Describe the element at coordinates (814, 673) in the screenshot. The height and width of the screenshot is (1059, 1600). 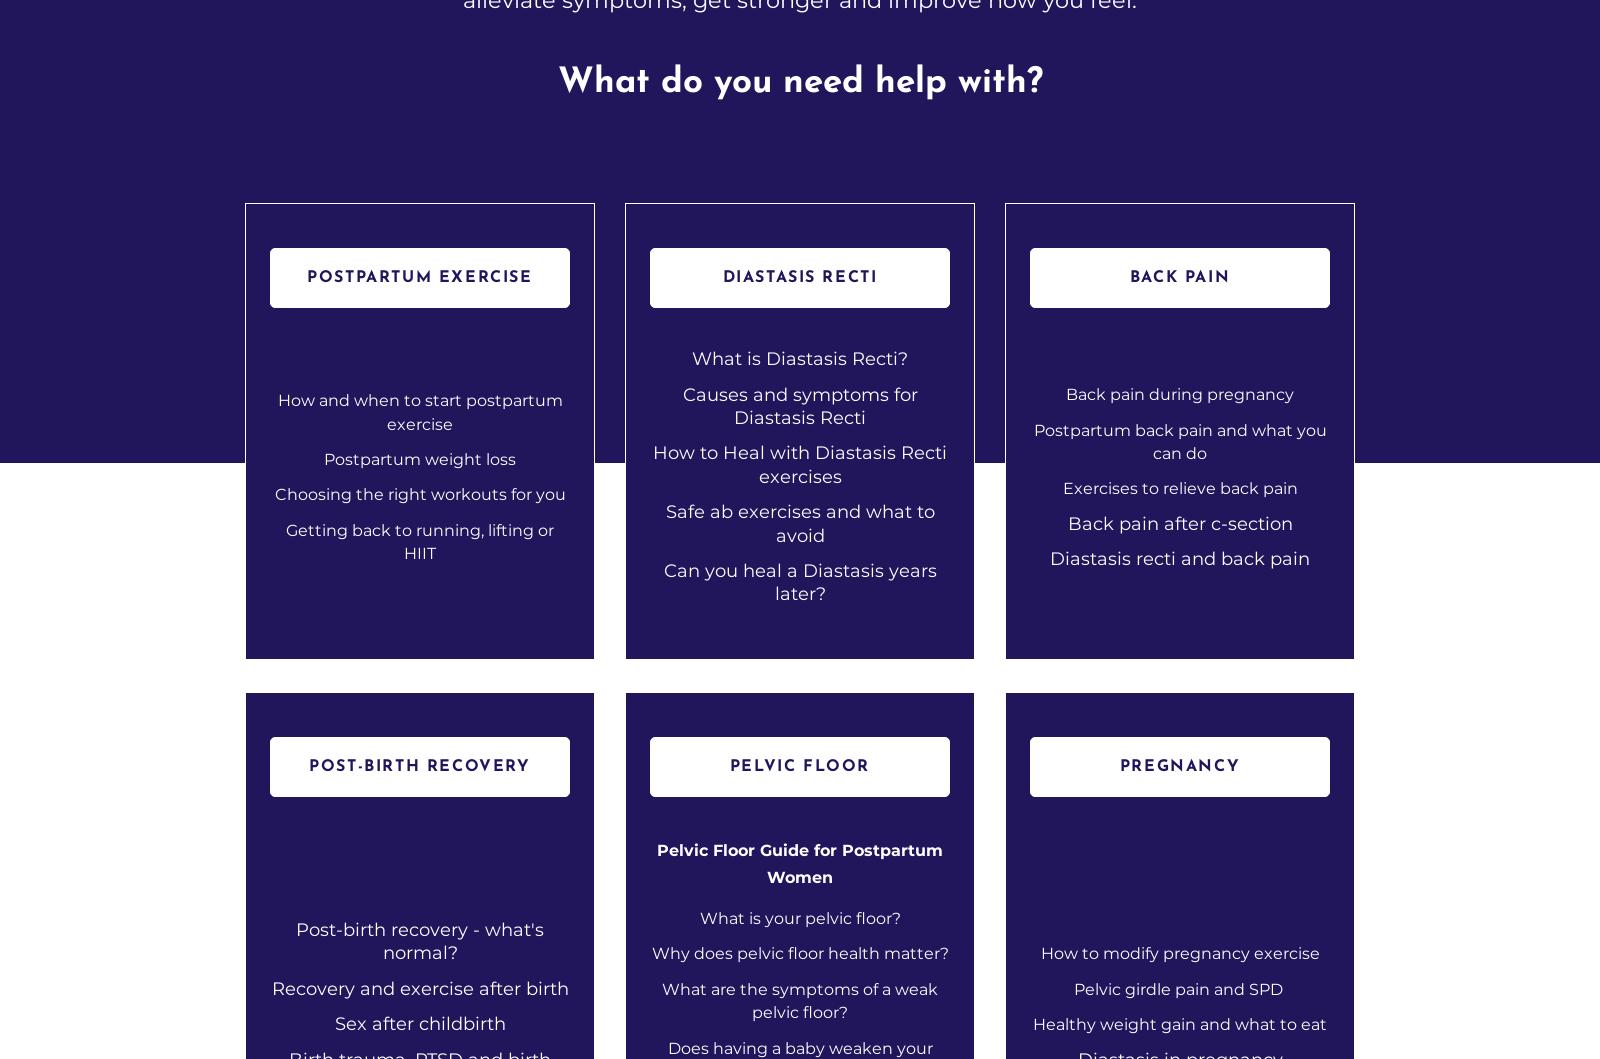
I see `'Contact Us'` at that location.